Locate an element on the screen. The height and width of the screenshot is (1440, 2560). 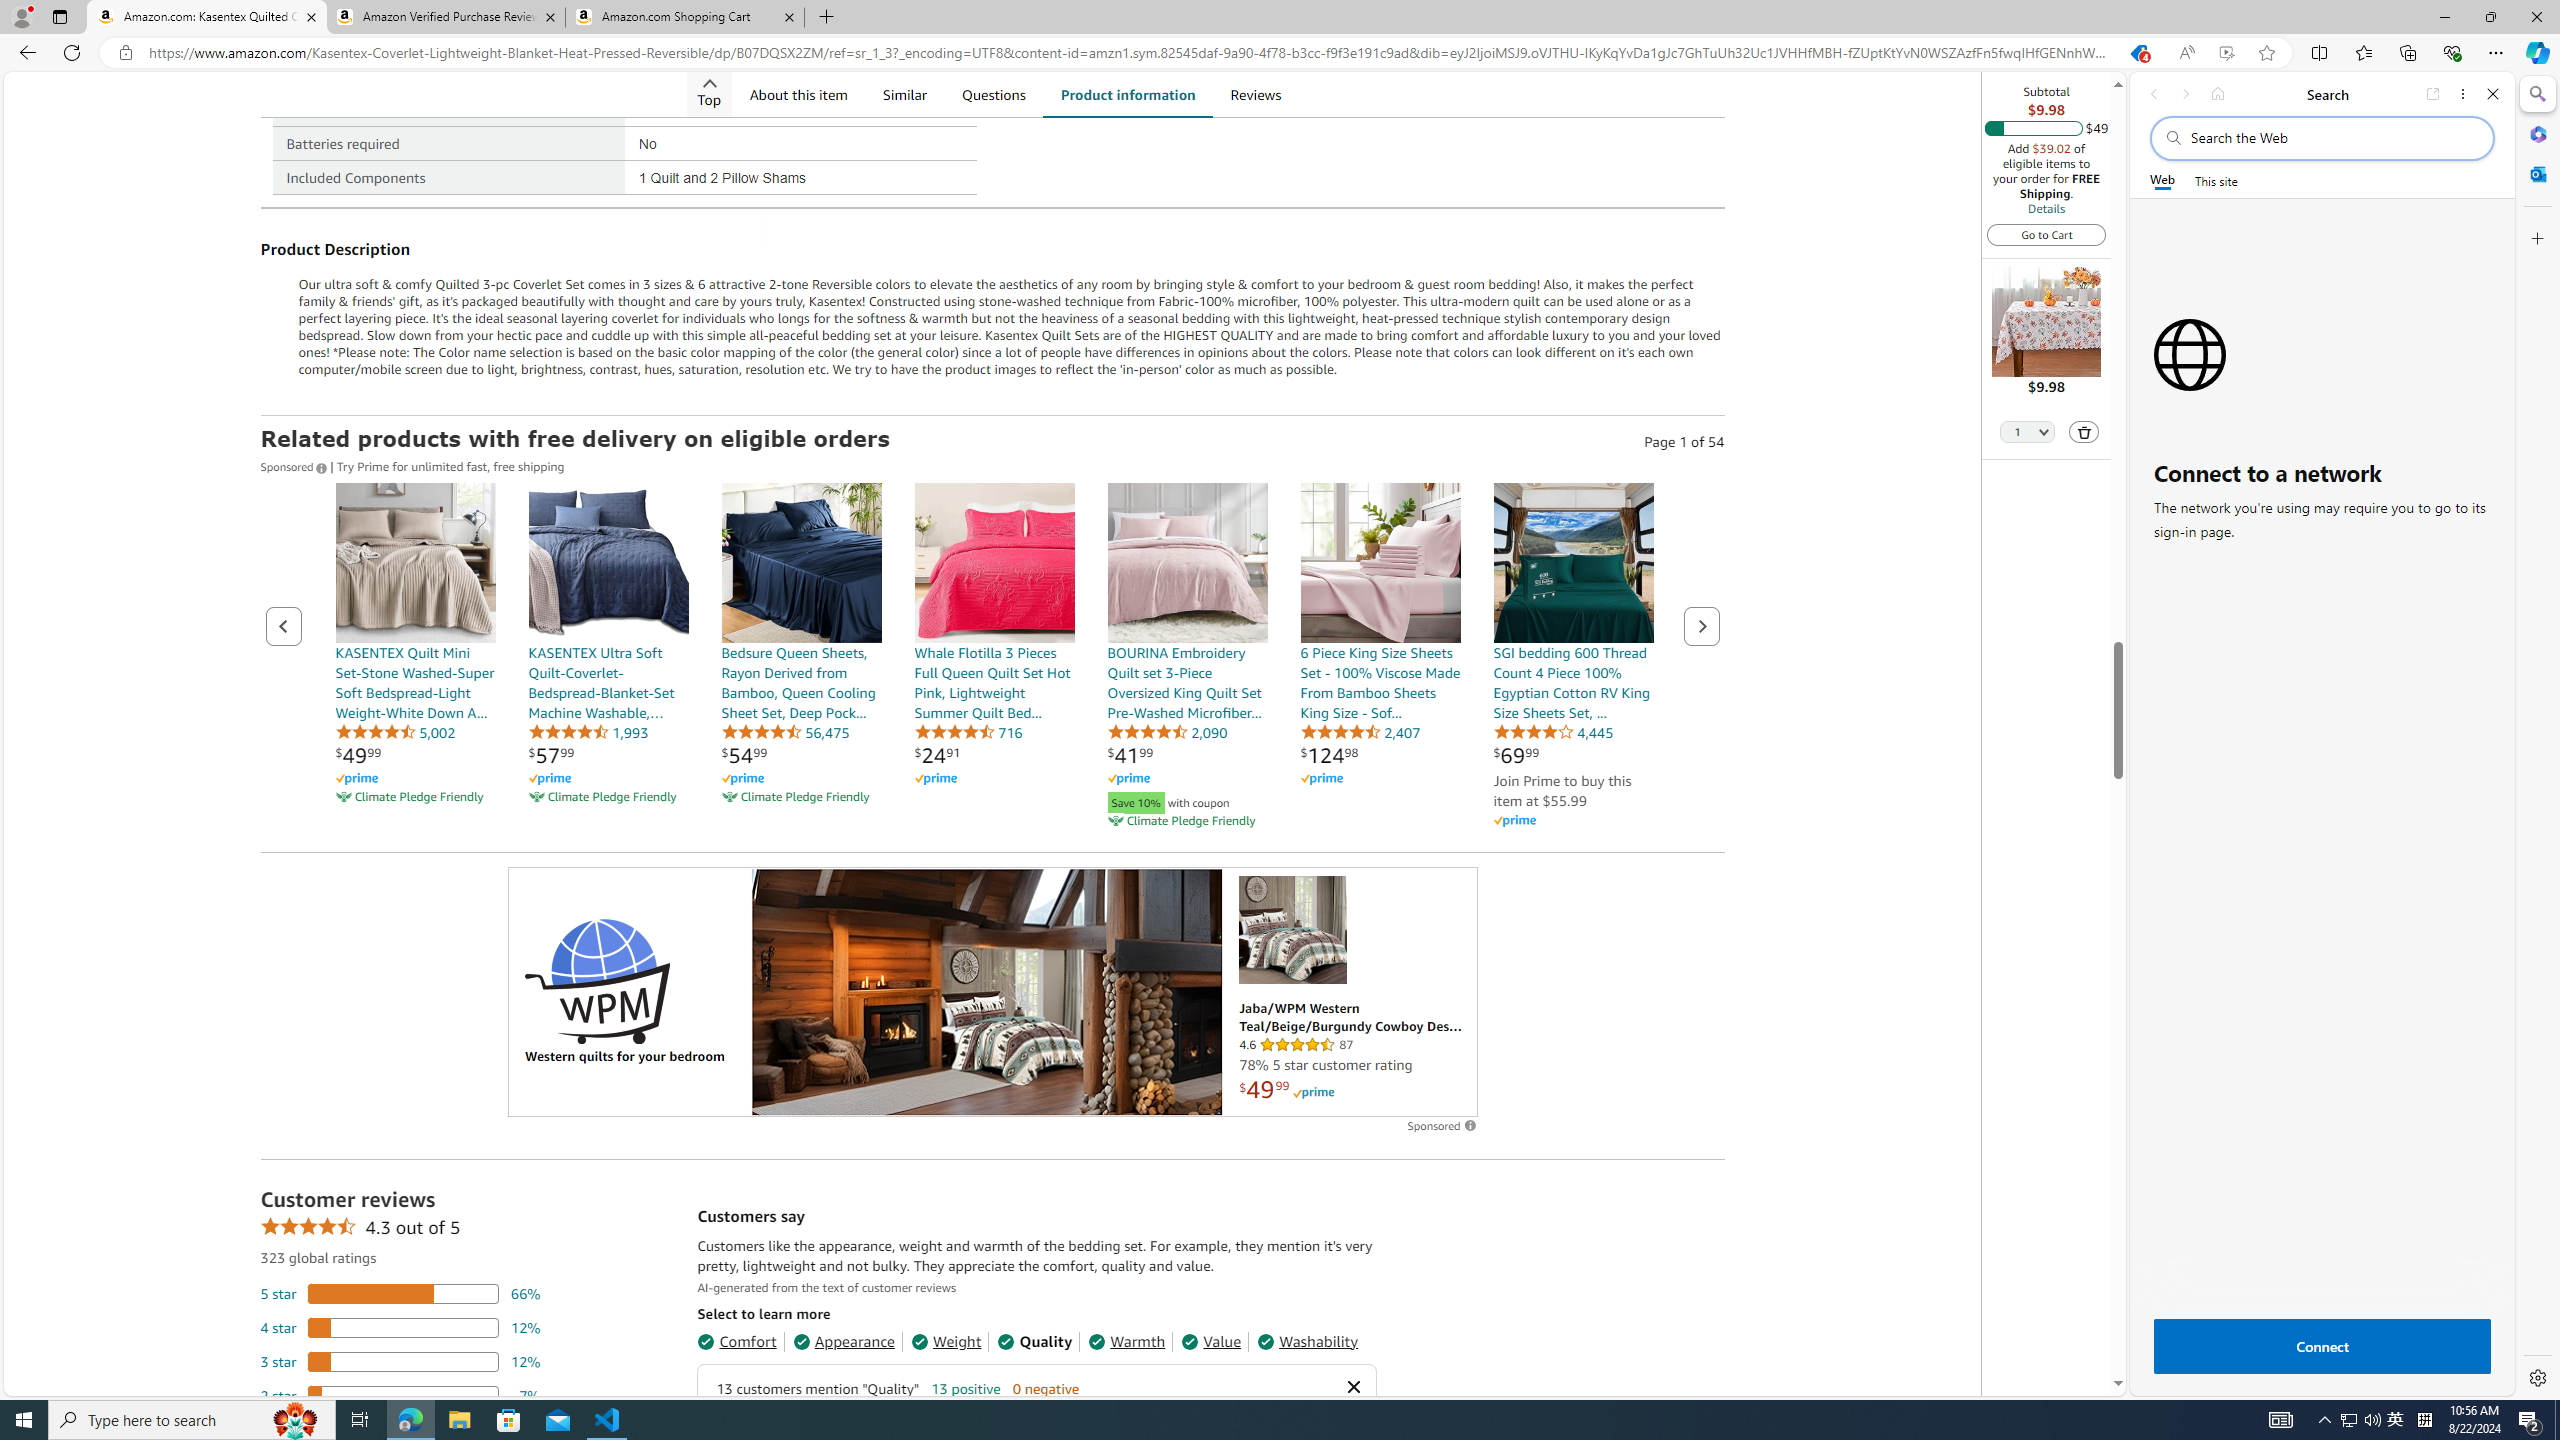
'$69.99' is located at coordinates (1516, 754).